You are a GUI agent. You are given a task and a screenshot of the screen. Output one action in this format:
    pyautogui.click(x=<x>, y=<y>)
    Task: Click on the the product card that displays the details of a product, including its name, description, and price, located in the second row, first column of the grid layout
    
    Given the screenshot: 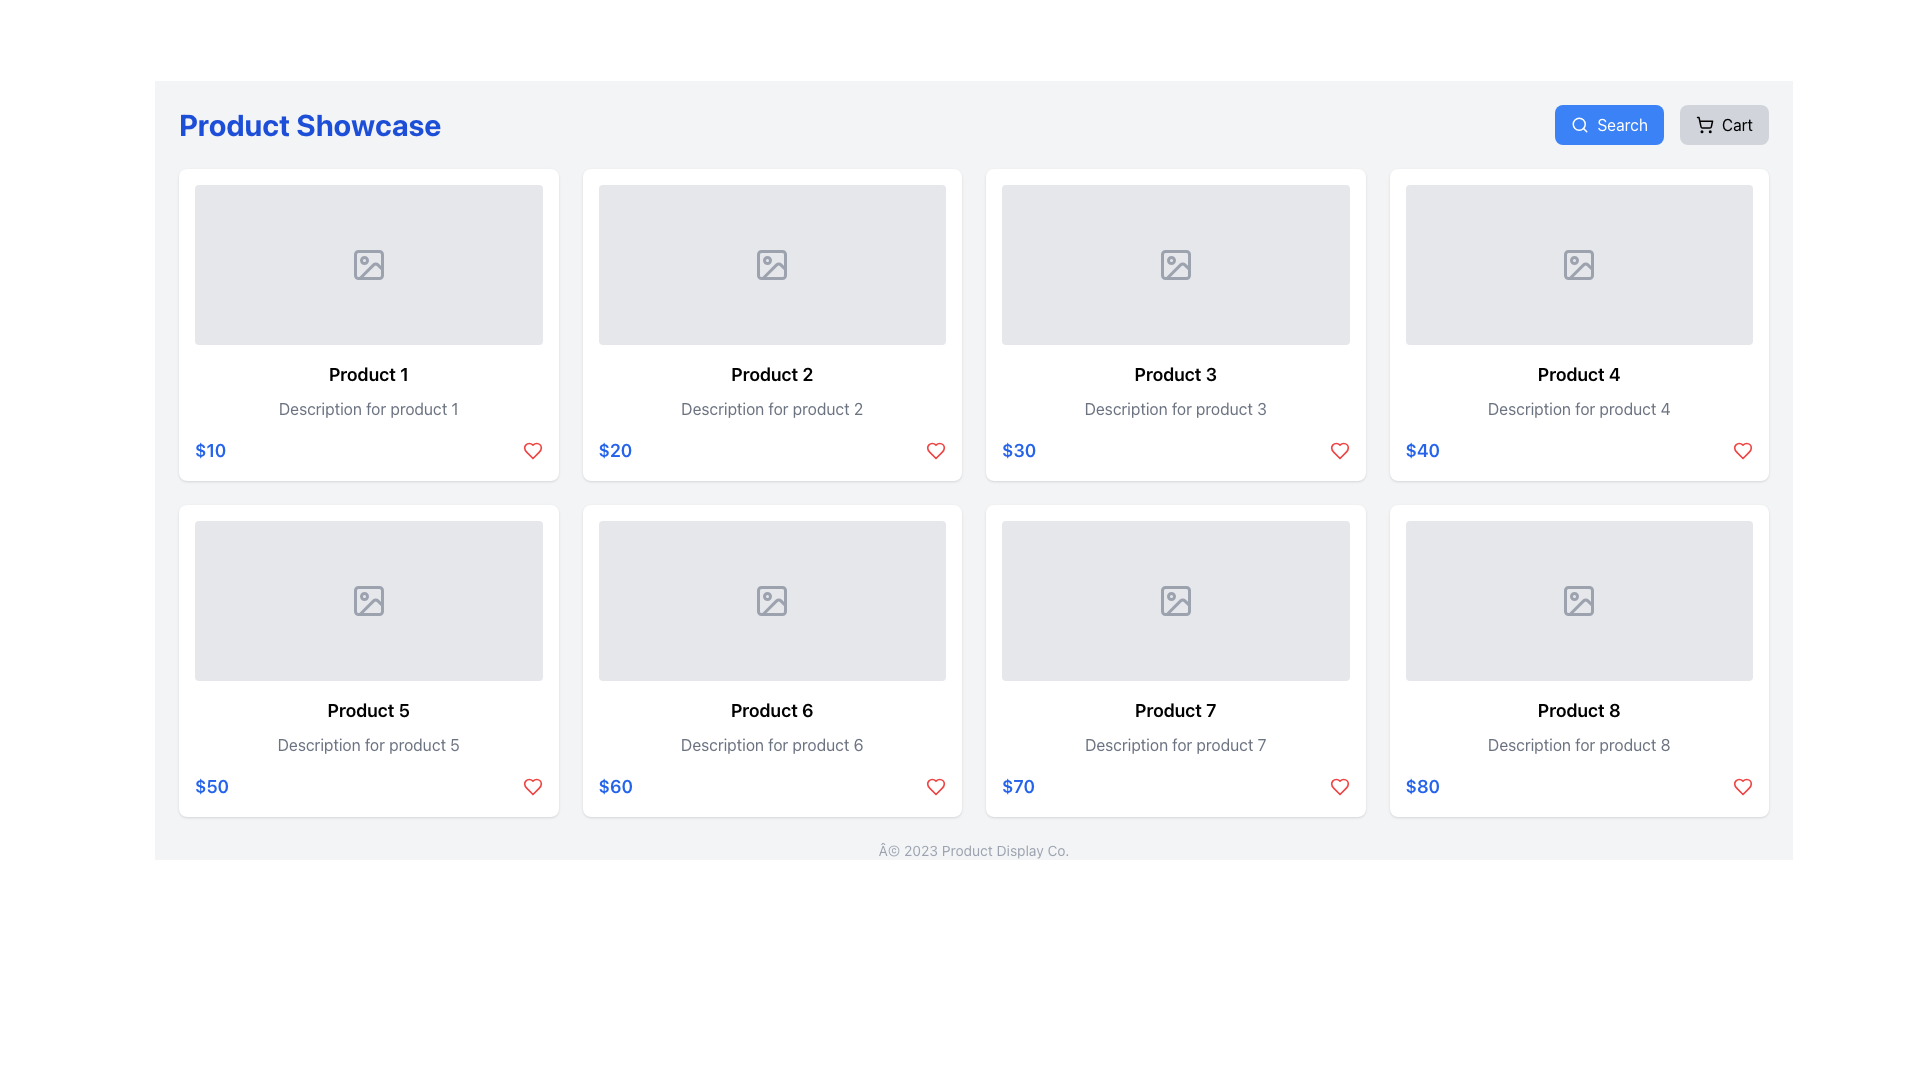 What is the action you would take?
    pyautogui.click(x=368, y=660)
    